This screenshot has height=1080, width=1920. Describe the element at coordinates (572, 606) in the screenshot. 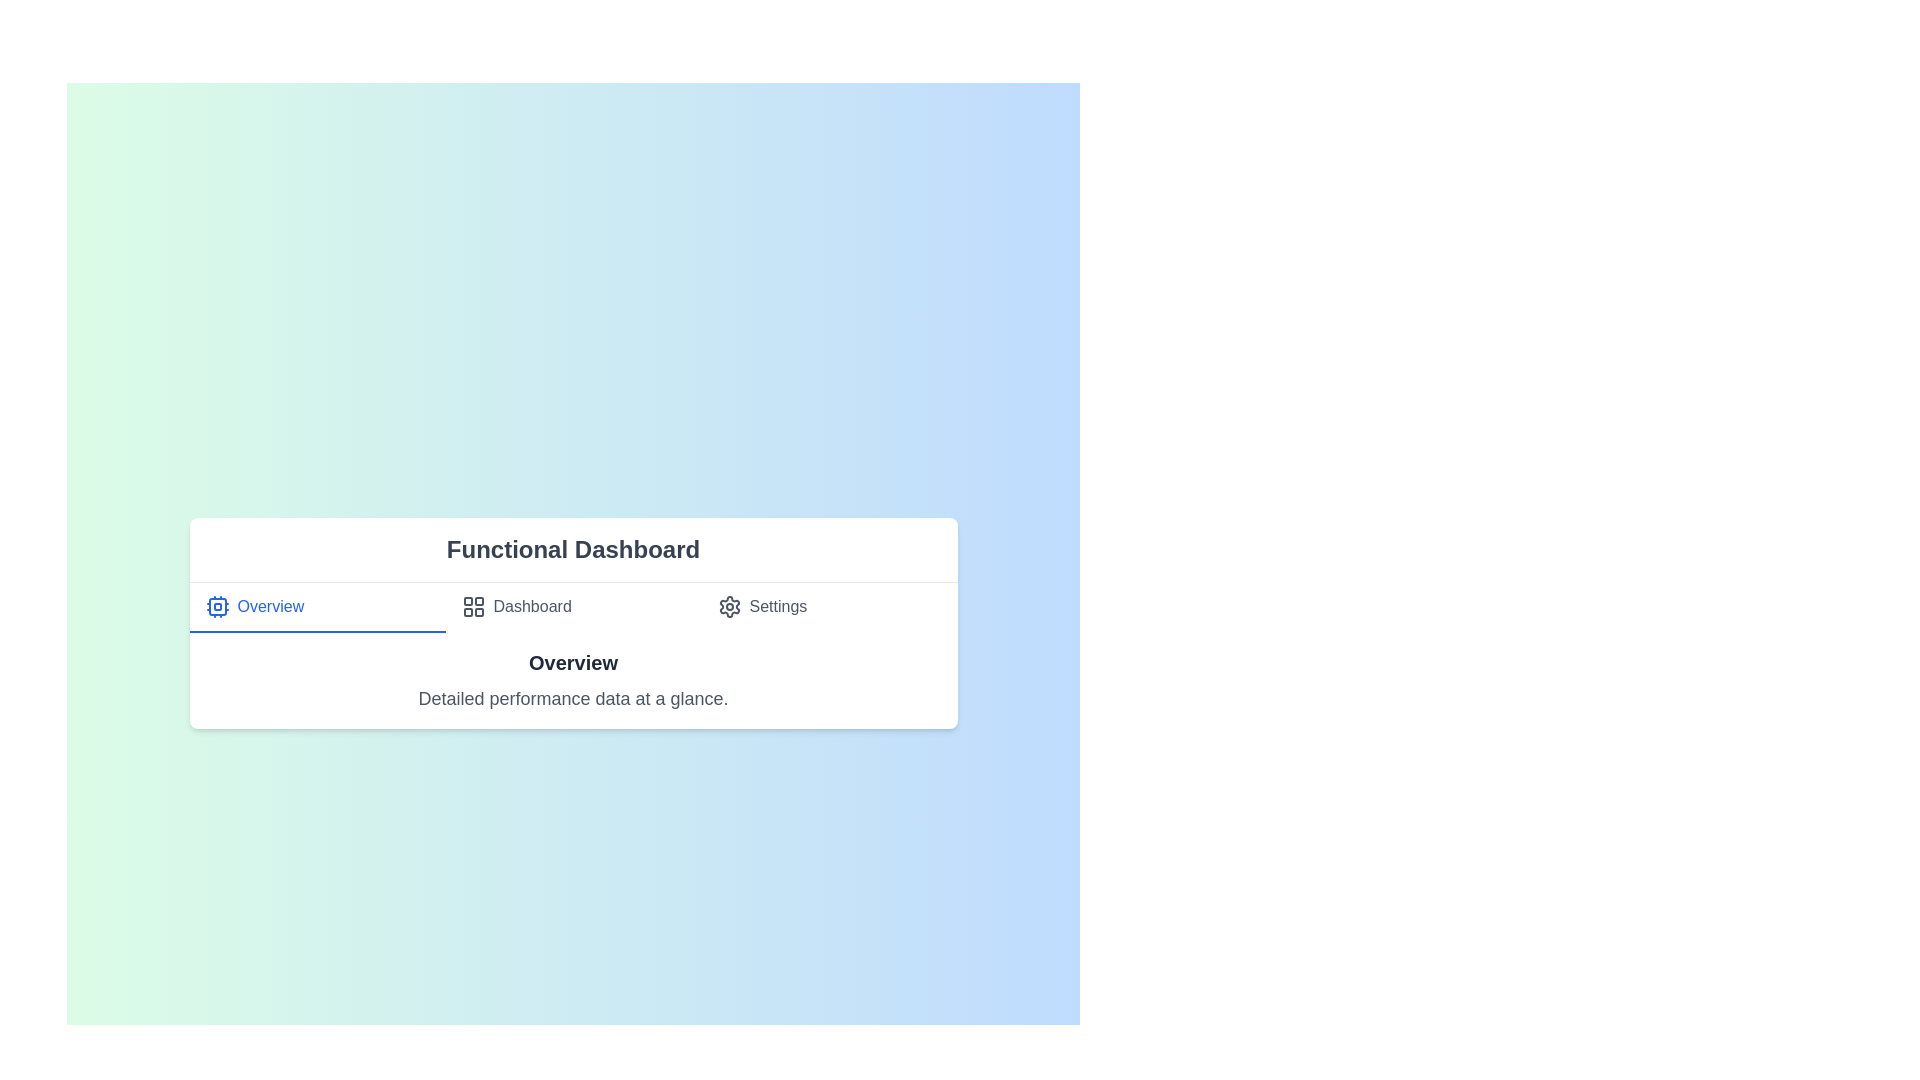

I see `the Dashboard tab by clicking on it` at that location.